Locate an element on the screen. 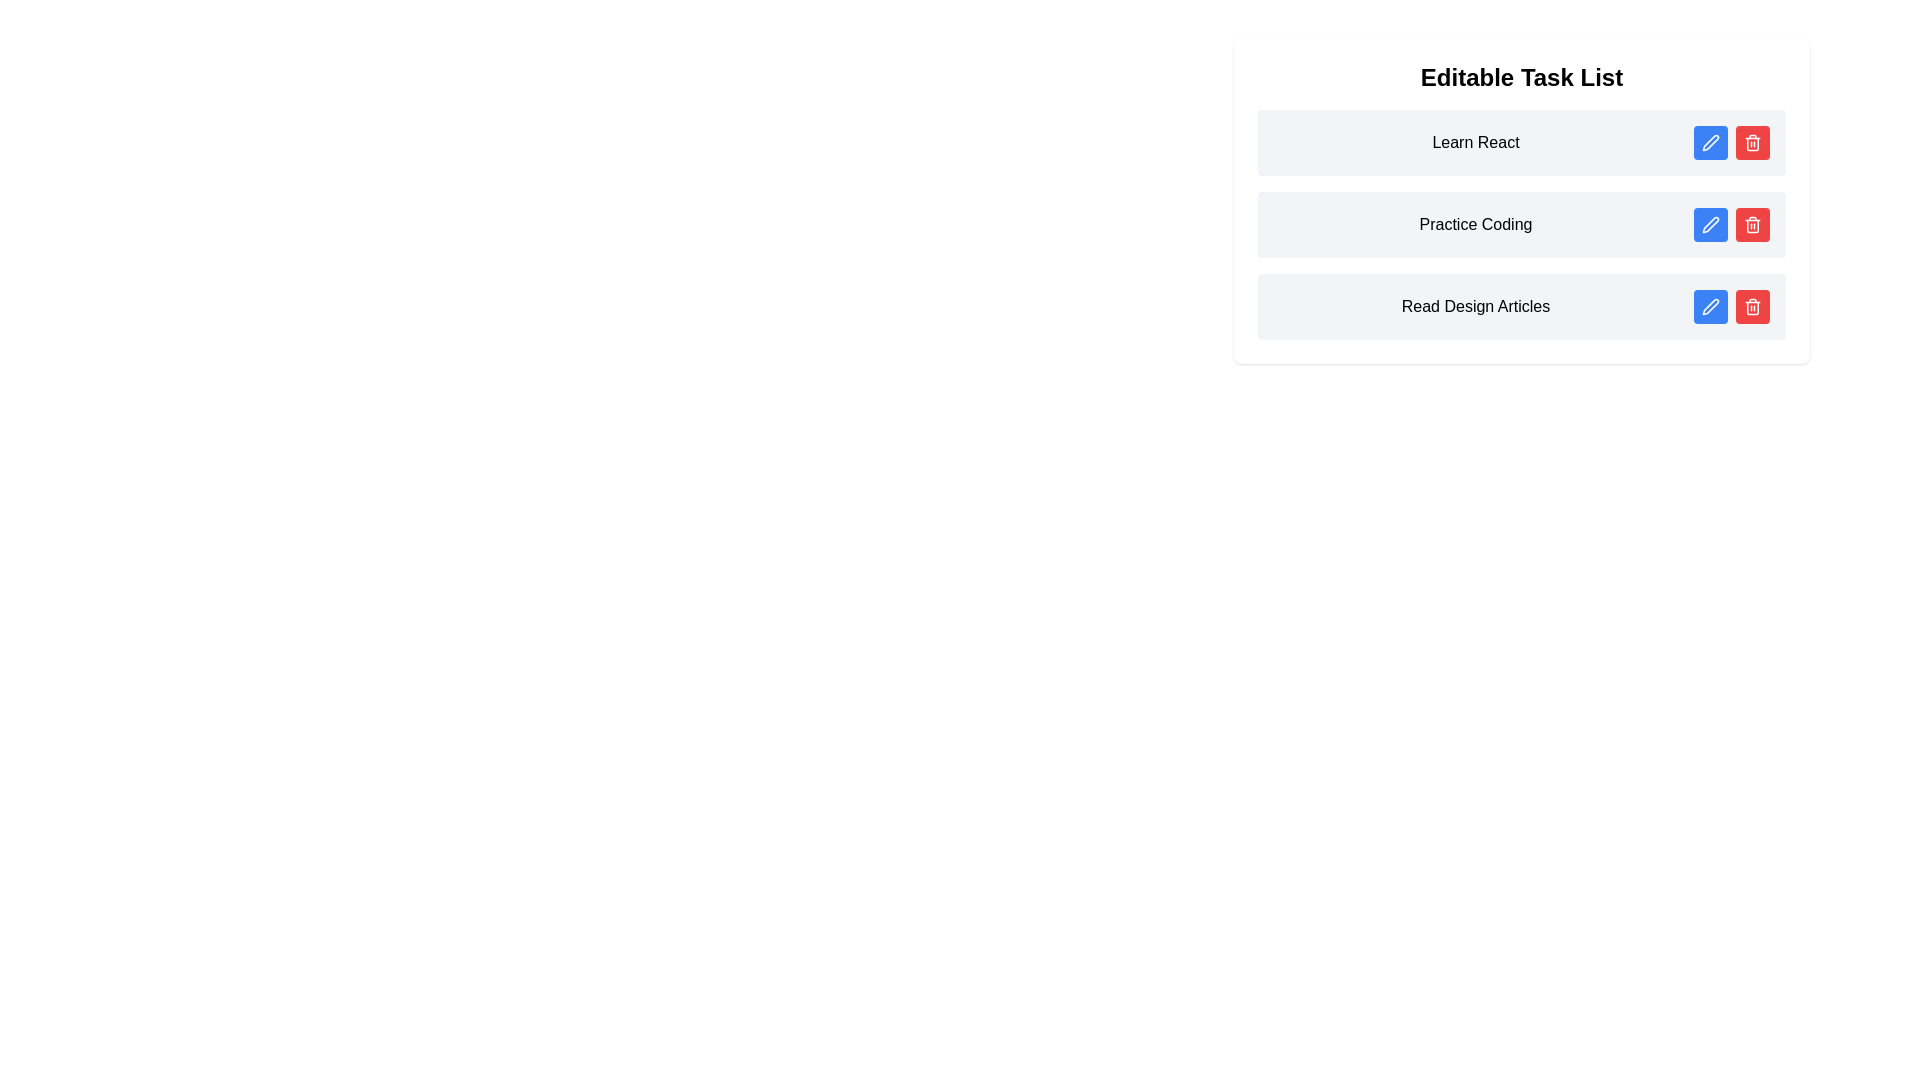 Image resolution: width=1920 pixels, height=1080 pixels. the task item titled 'Practice Coding' is located at coordinates (1520, 200).